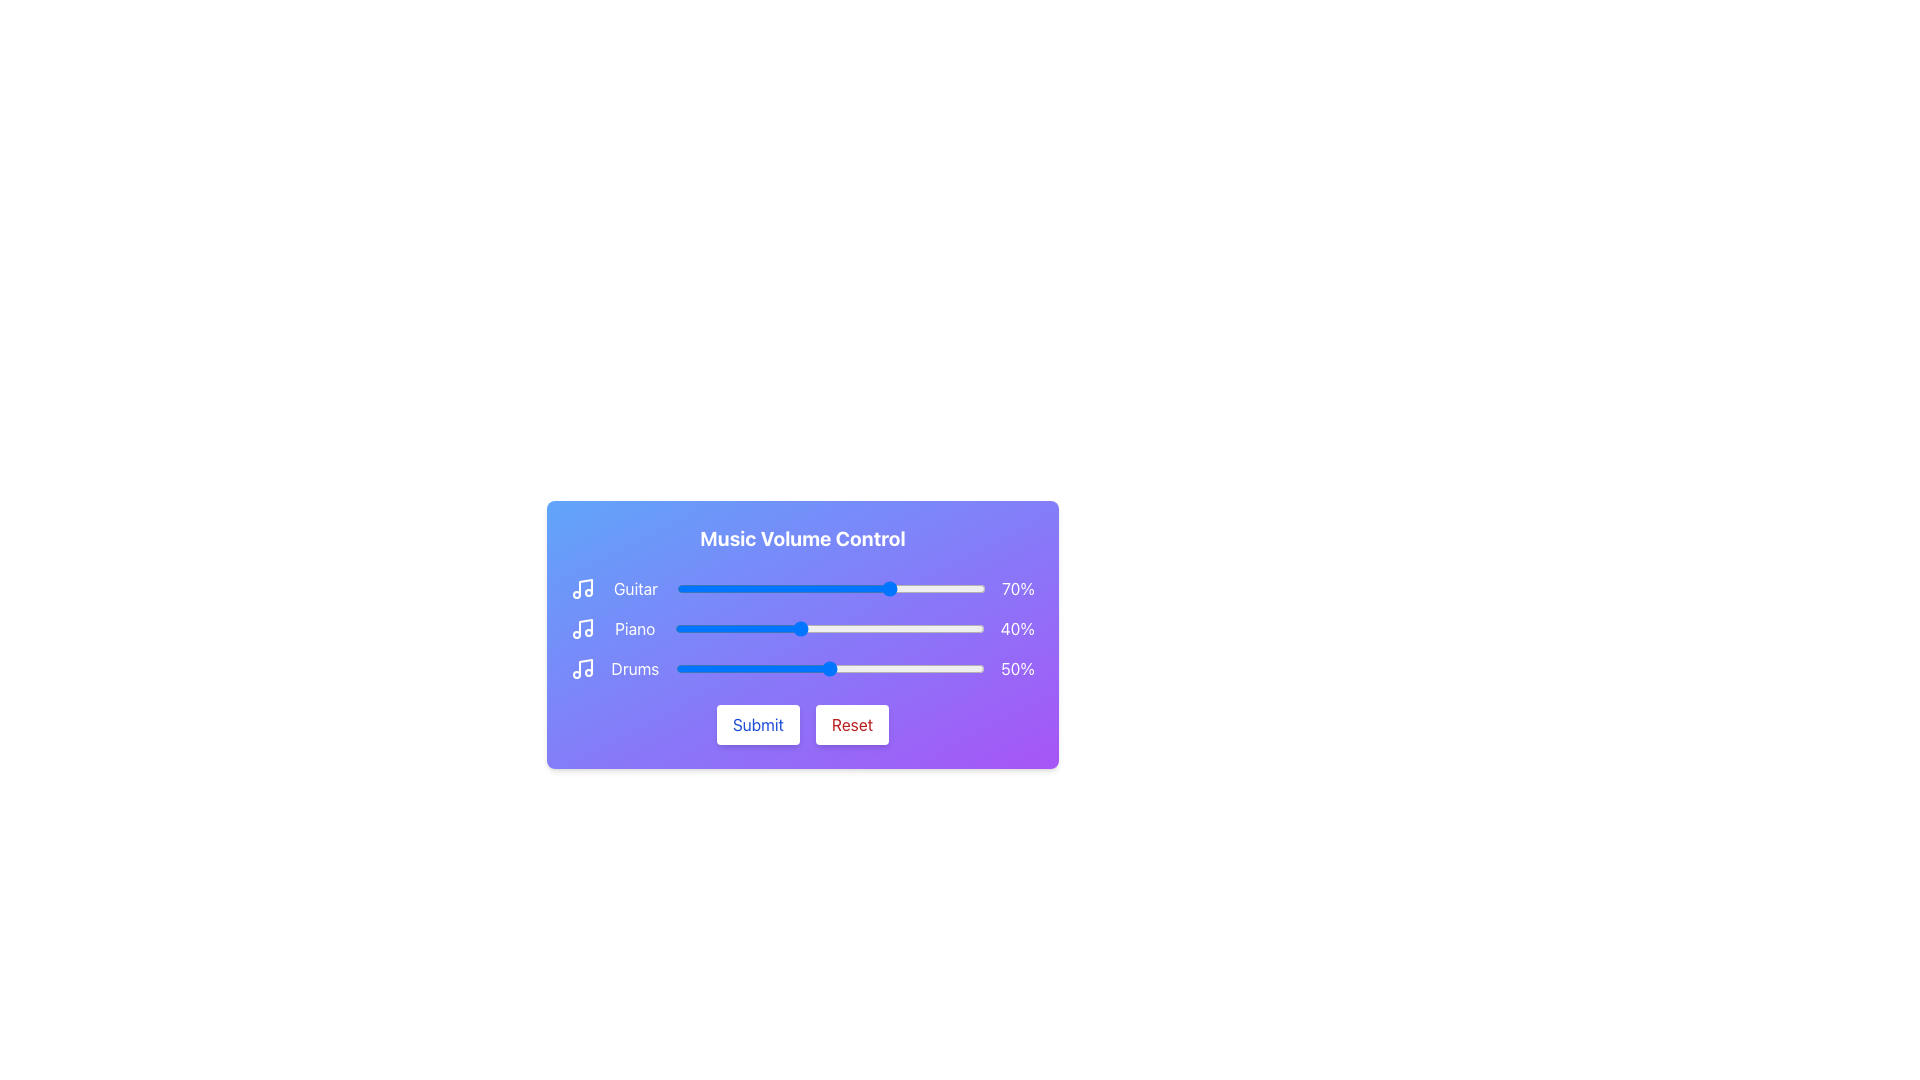 Image resolution: width=1920 pixels, height=1080 pixels. What do you see at coordinates (703, 668) in the screenshot?
I see `the drum volume` at bounding box center [703, 668].